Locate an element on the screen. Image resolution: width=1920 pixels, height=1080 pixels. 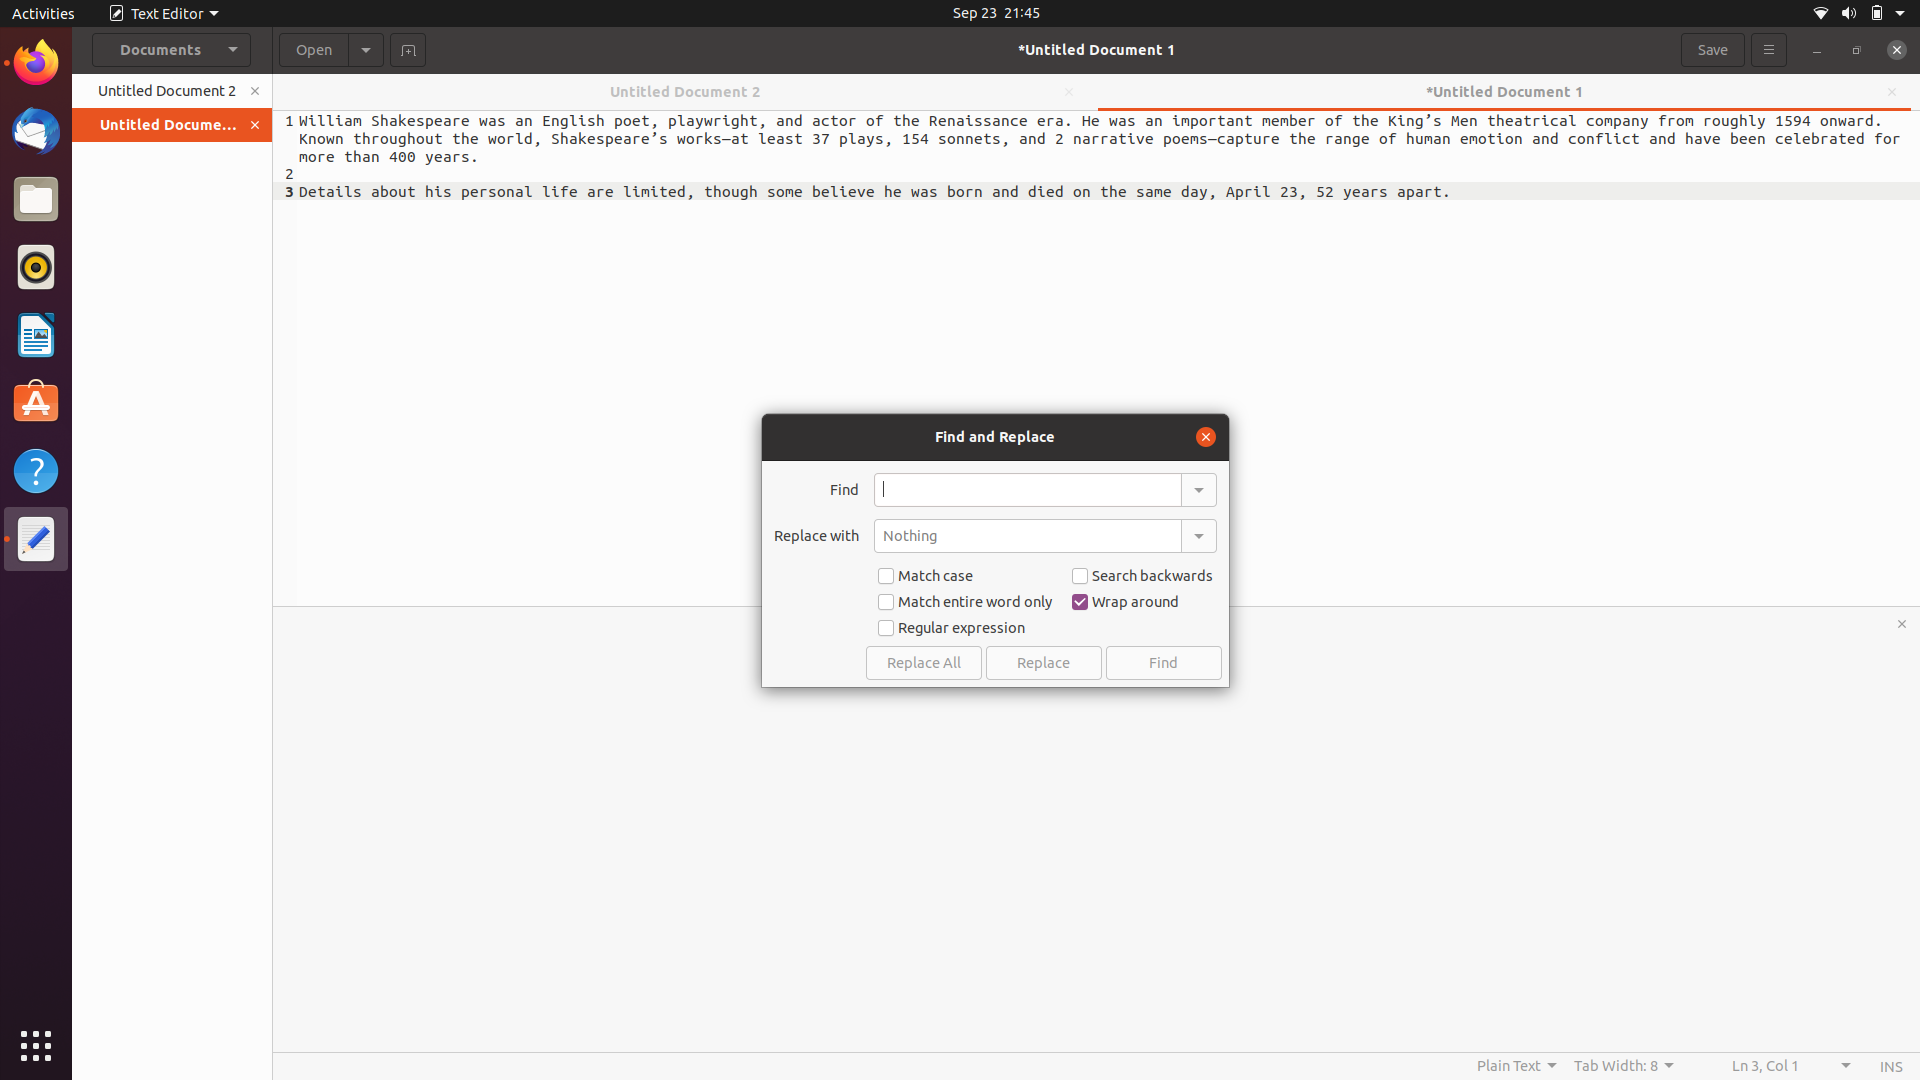
Search all appearances of the word which was searched before the last is located at coordinates (1197, 488).